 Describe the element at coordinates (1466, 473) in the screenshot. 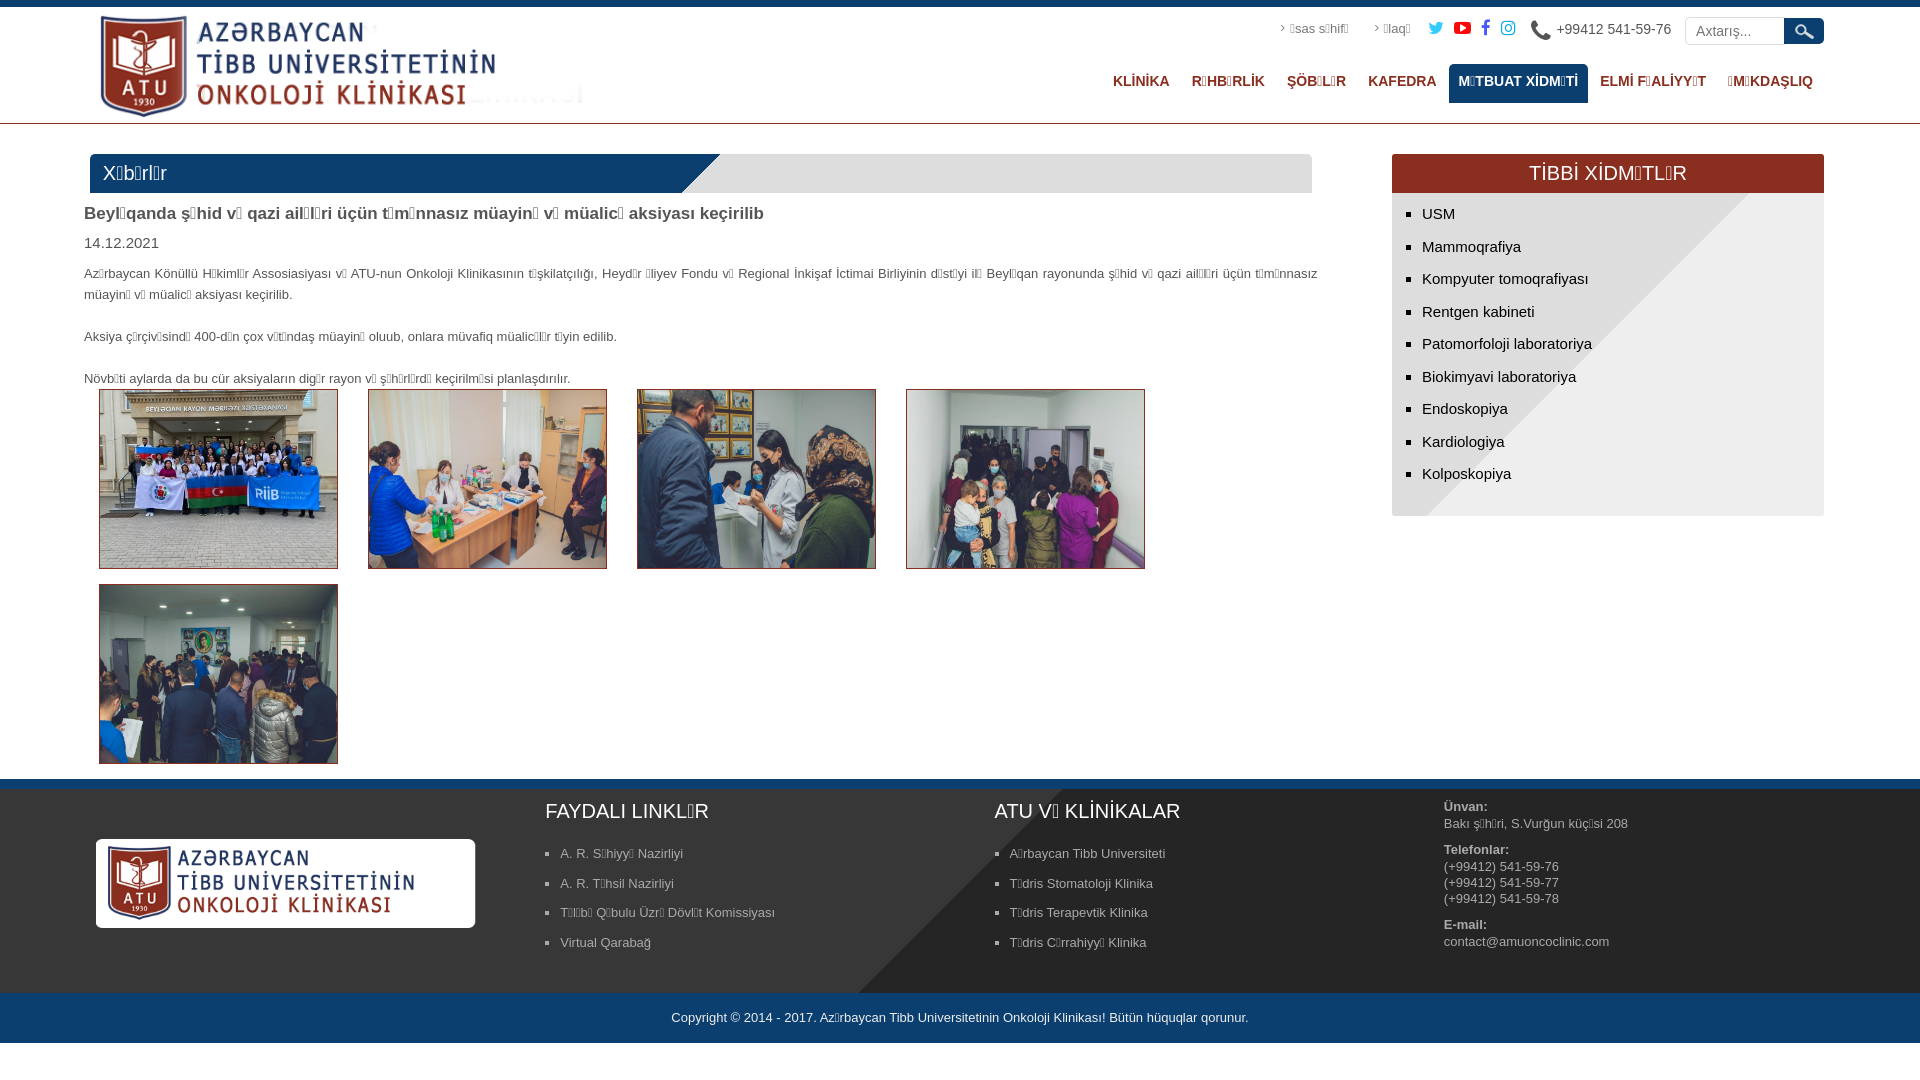

I see `'Kolposkopiya'` at that location.